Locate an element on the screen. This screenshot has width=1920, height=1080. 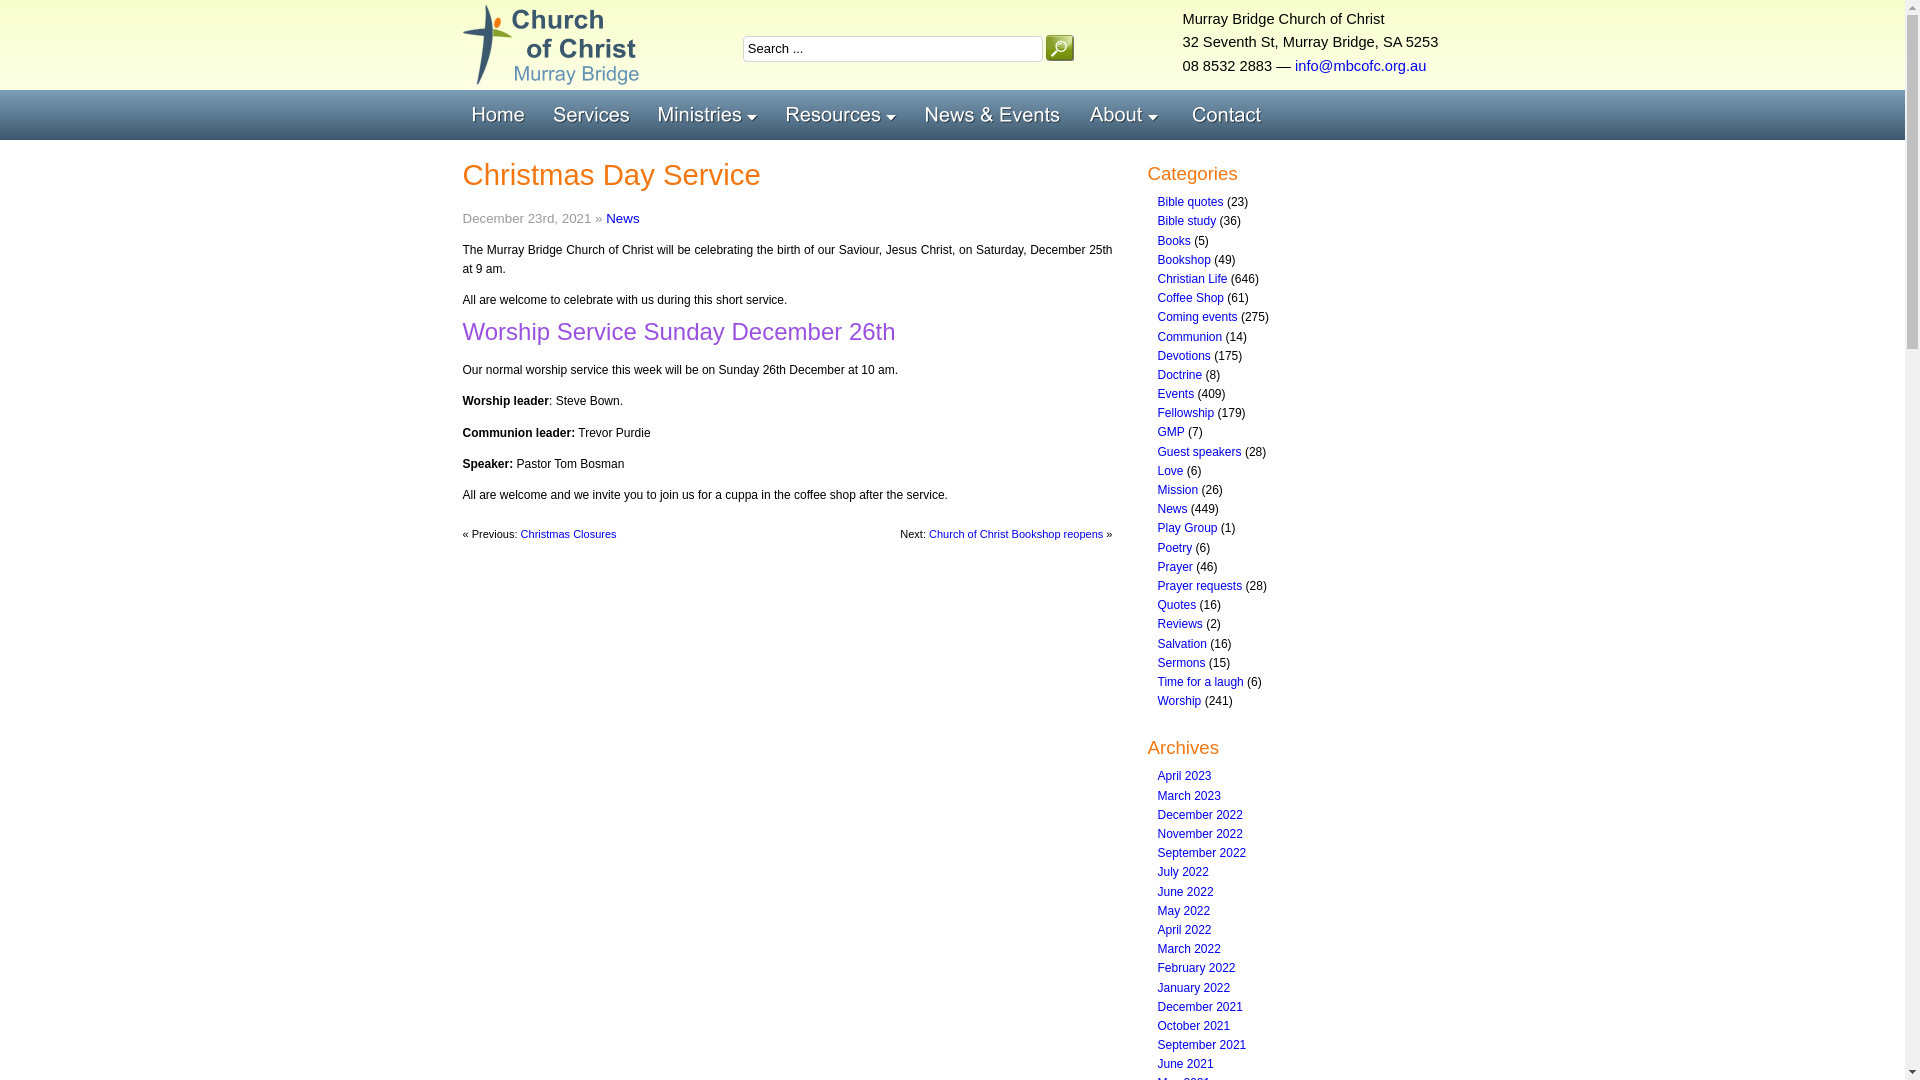
'Coffee Shop' is located at coordinates (1191, 297).